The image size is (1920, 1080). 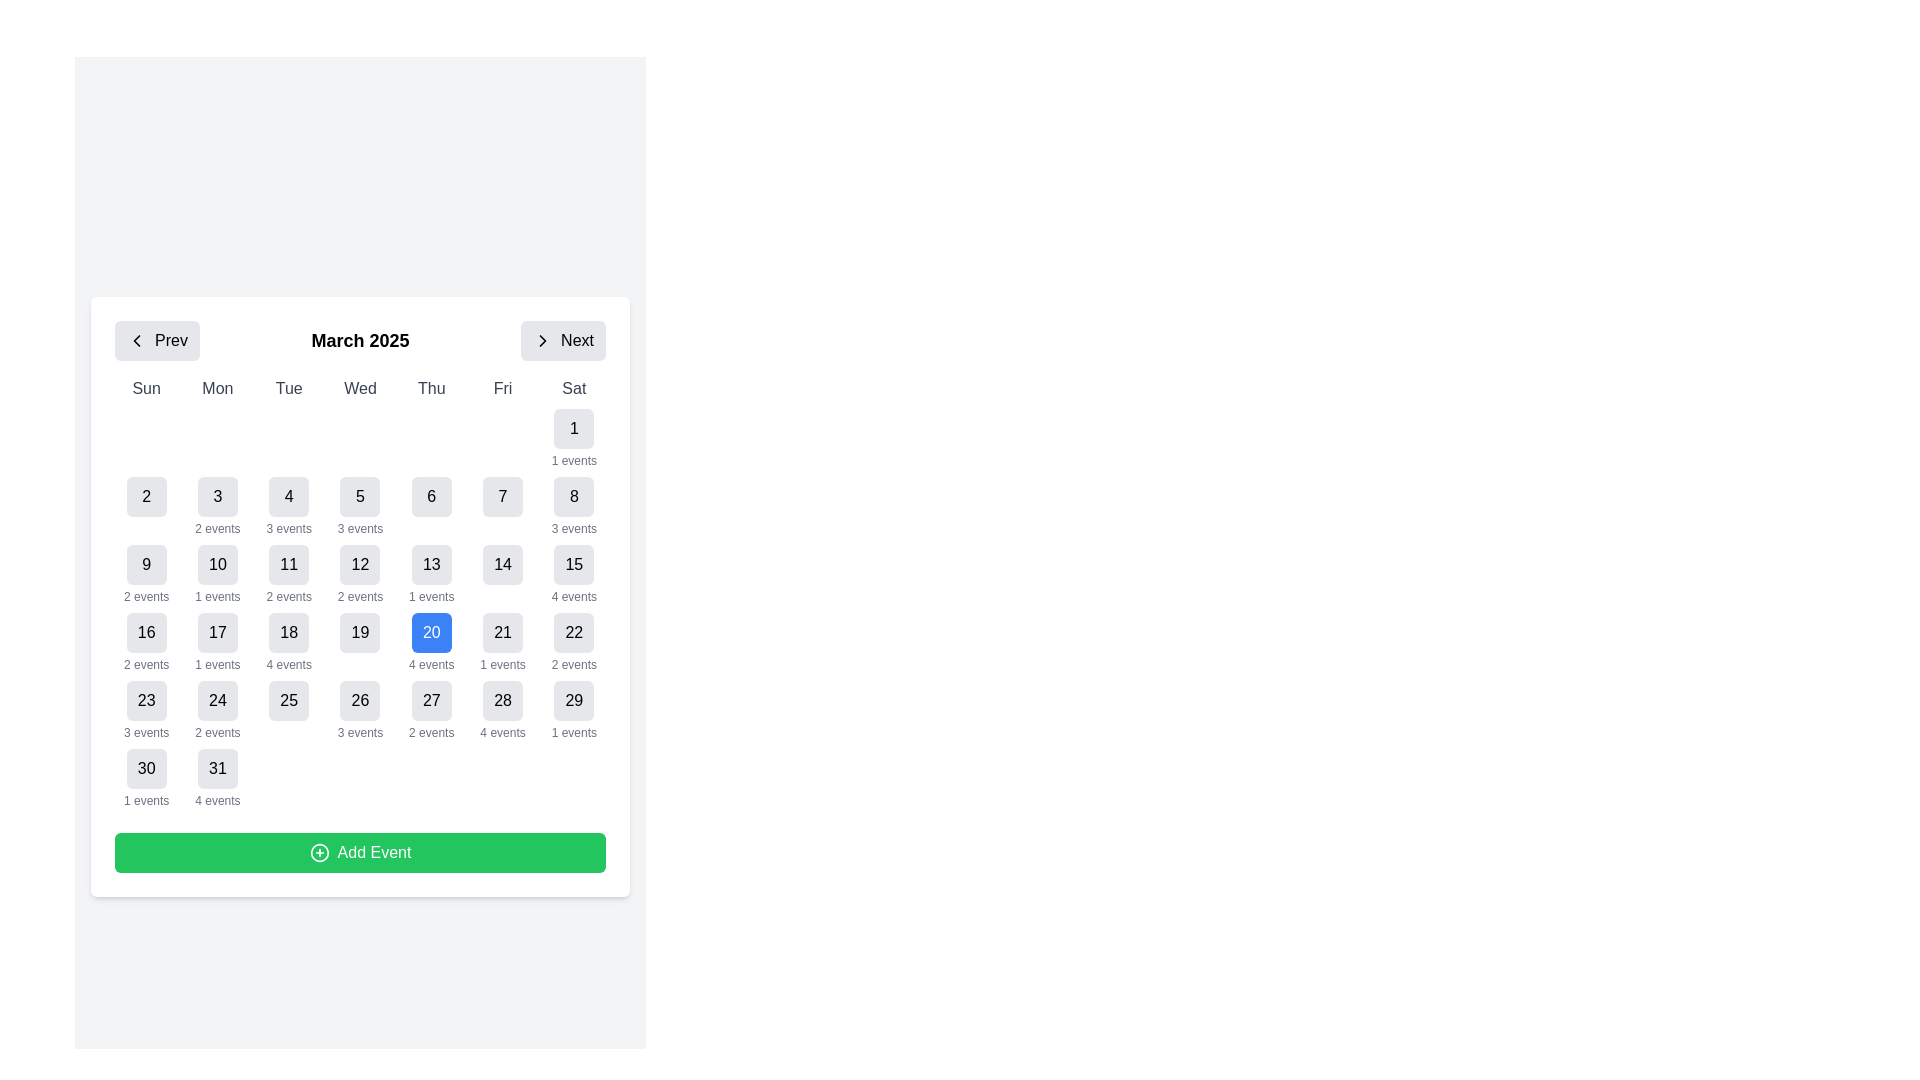 I want to click on the right-facing chevron icon located in the top-right corner of the calendar interface, adjacent to the 'Next' button, so click(x=543, y=339).